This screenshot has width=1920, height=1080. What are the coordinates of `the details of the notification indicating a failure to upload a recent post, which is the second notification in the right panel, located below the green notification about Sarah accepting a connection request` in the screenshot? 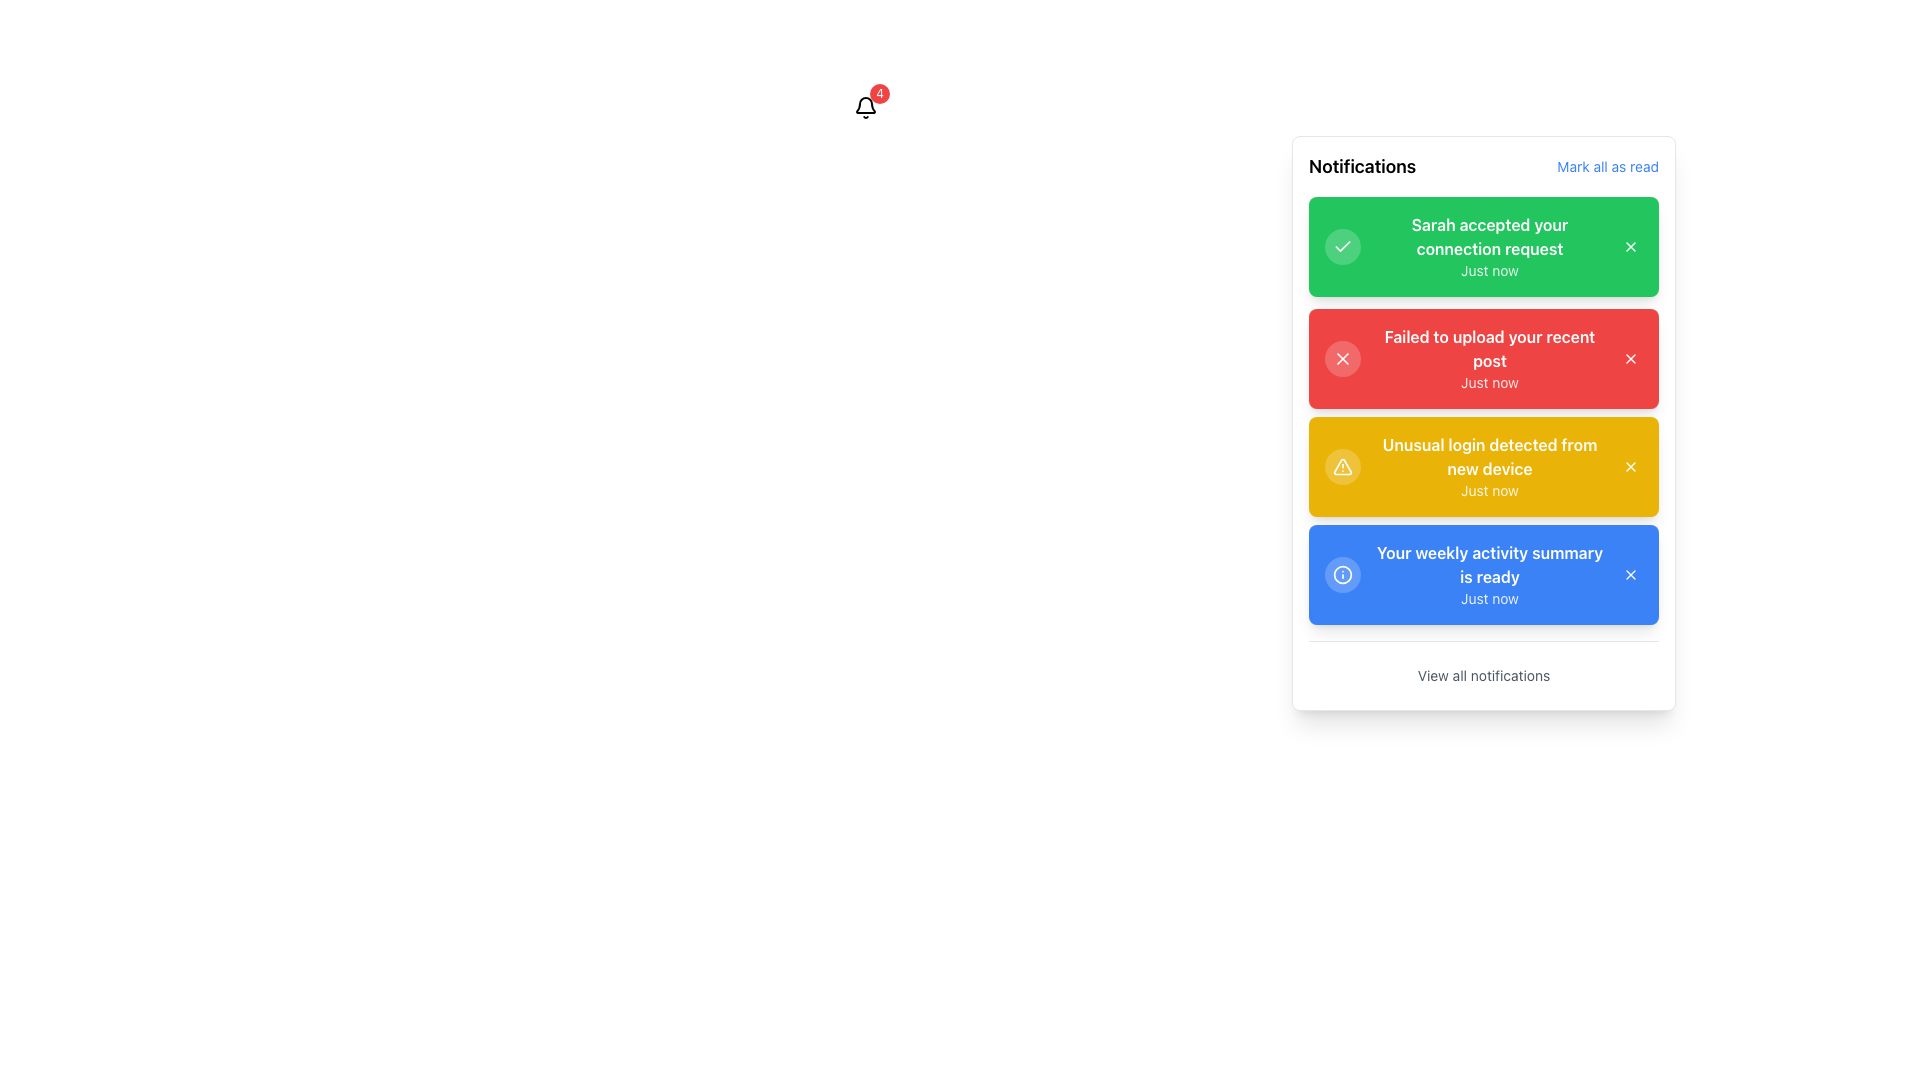 It's located at (1489, 357).